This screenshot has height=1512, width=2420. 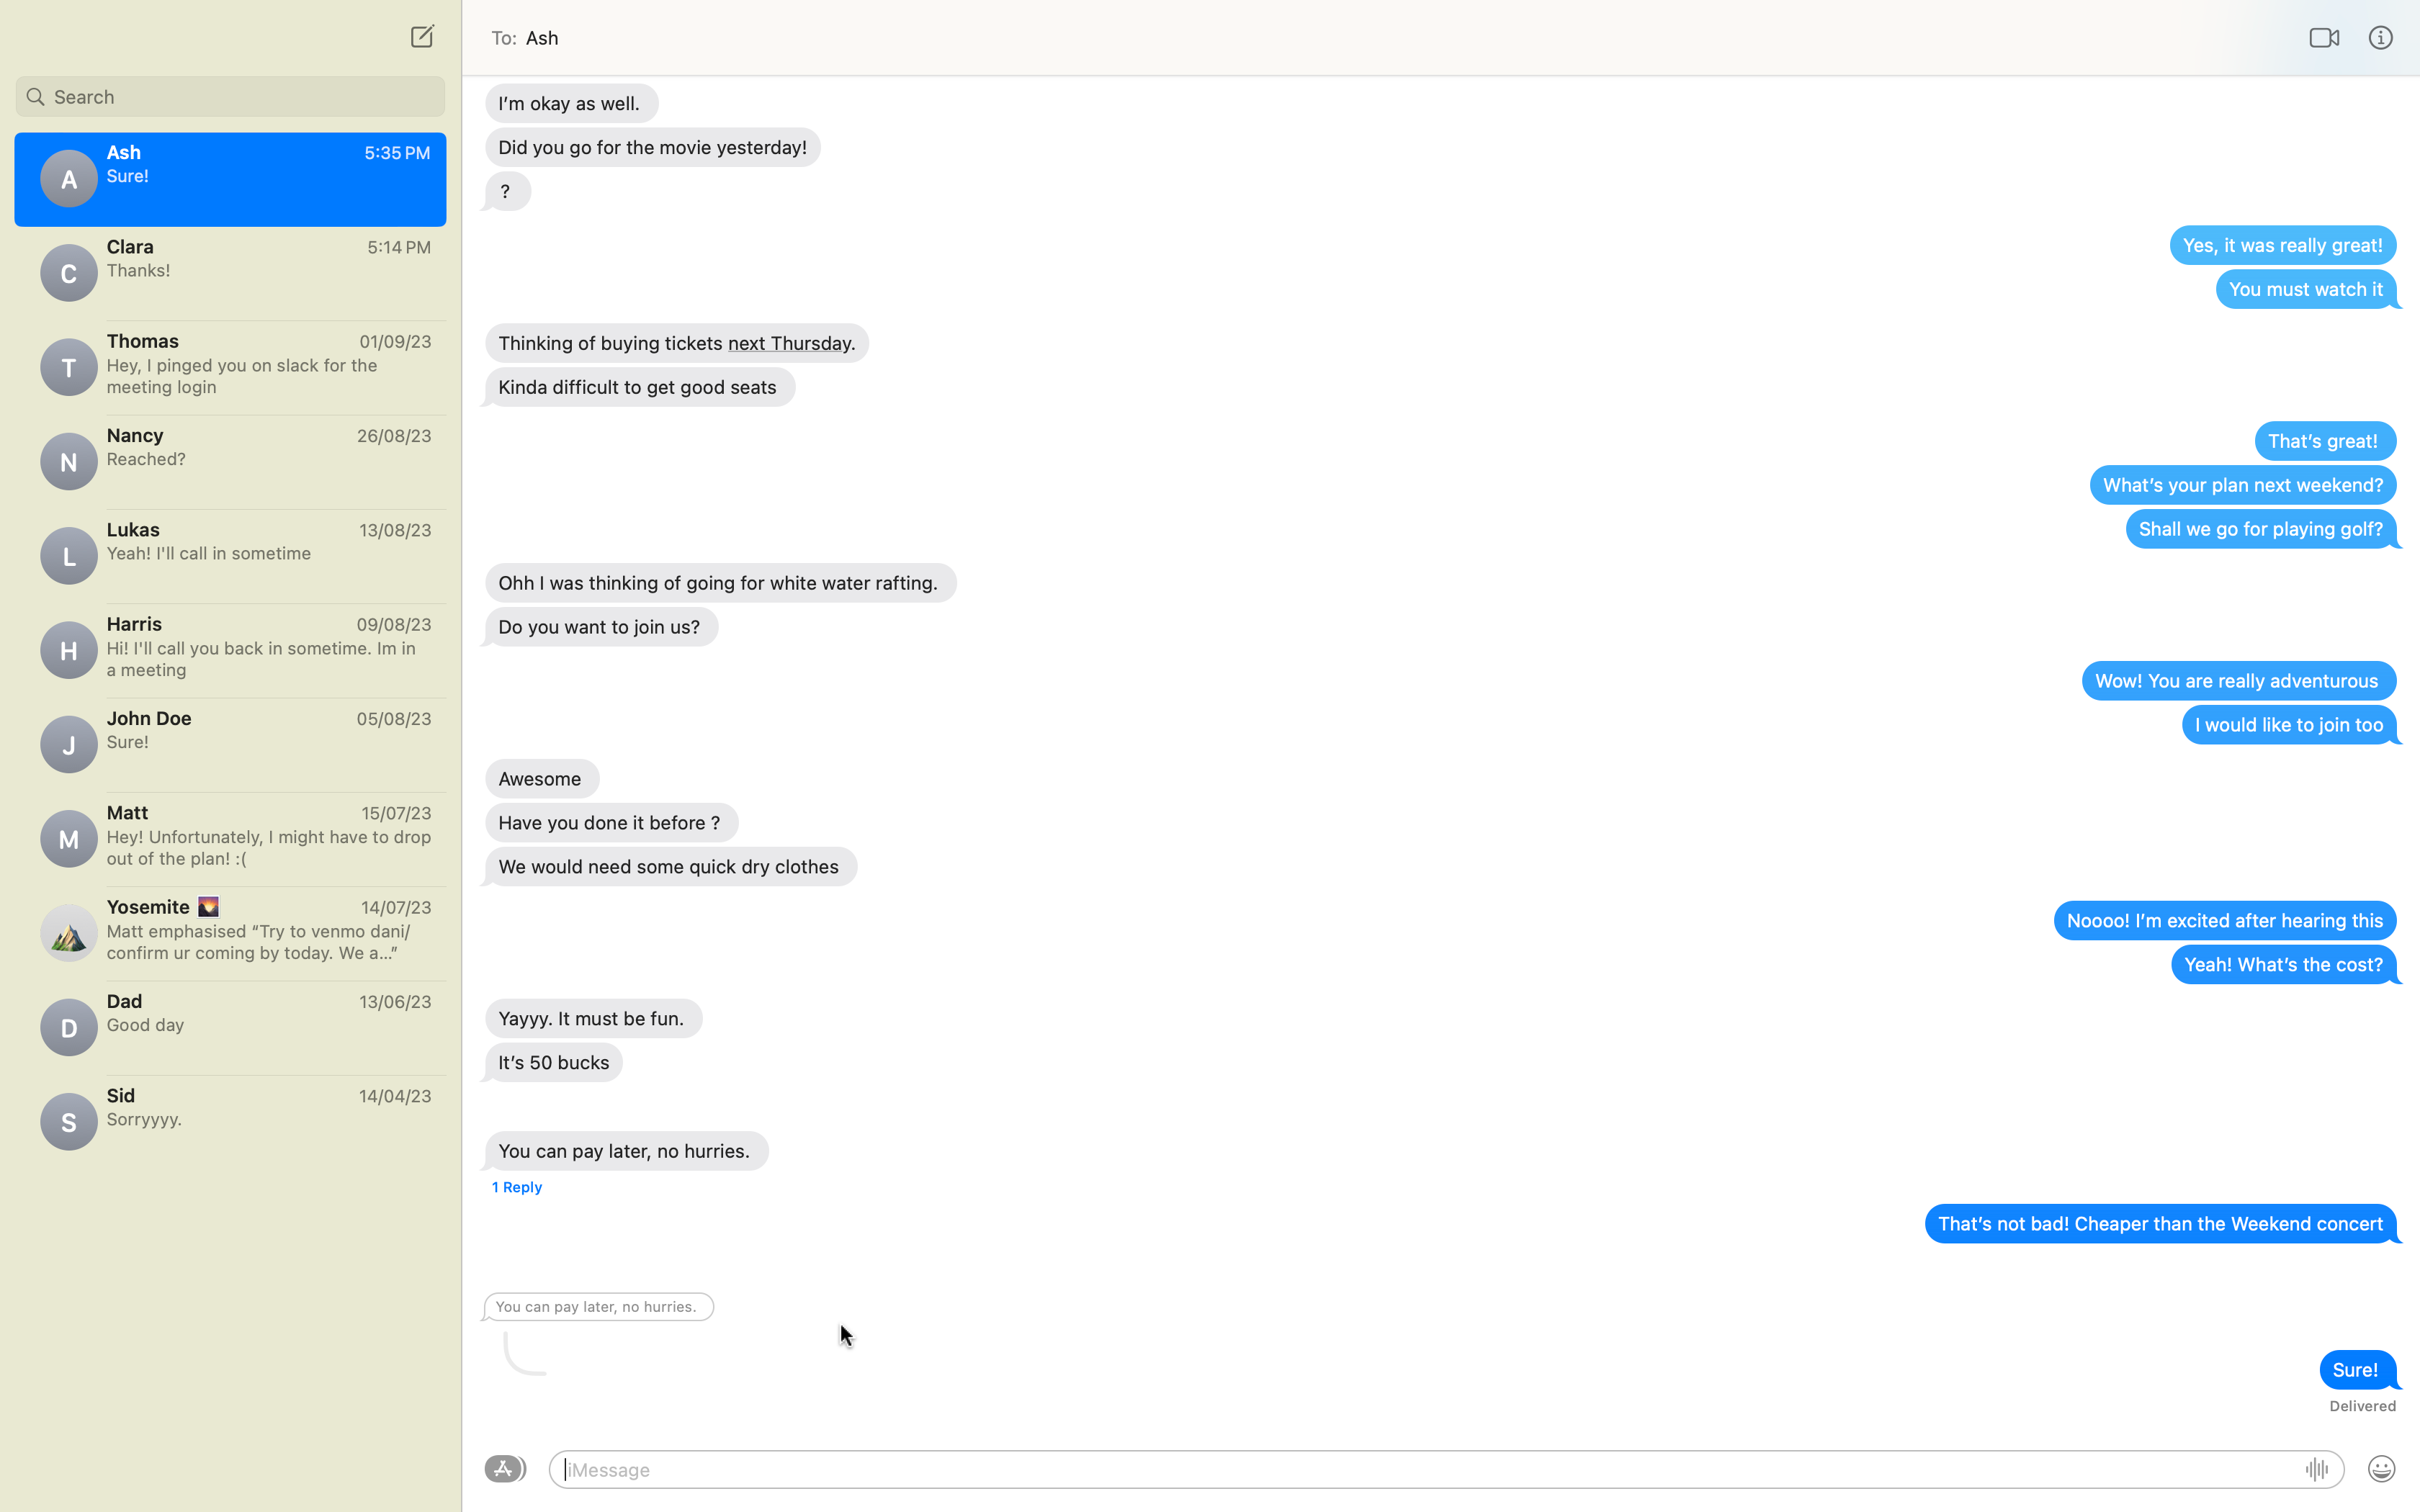 I want to click on the contact "Emily" in the directory, so click(x=229, y=92).